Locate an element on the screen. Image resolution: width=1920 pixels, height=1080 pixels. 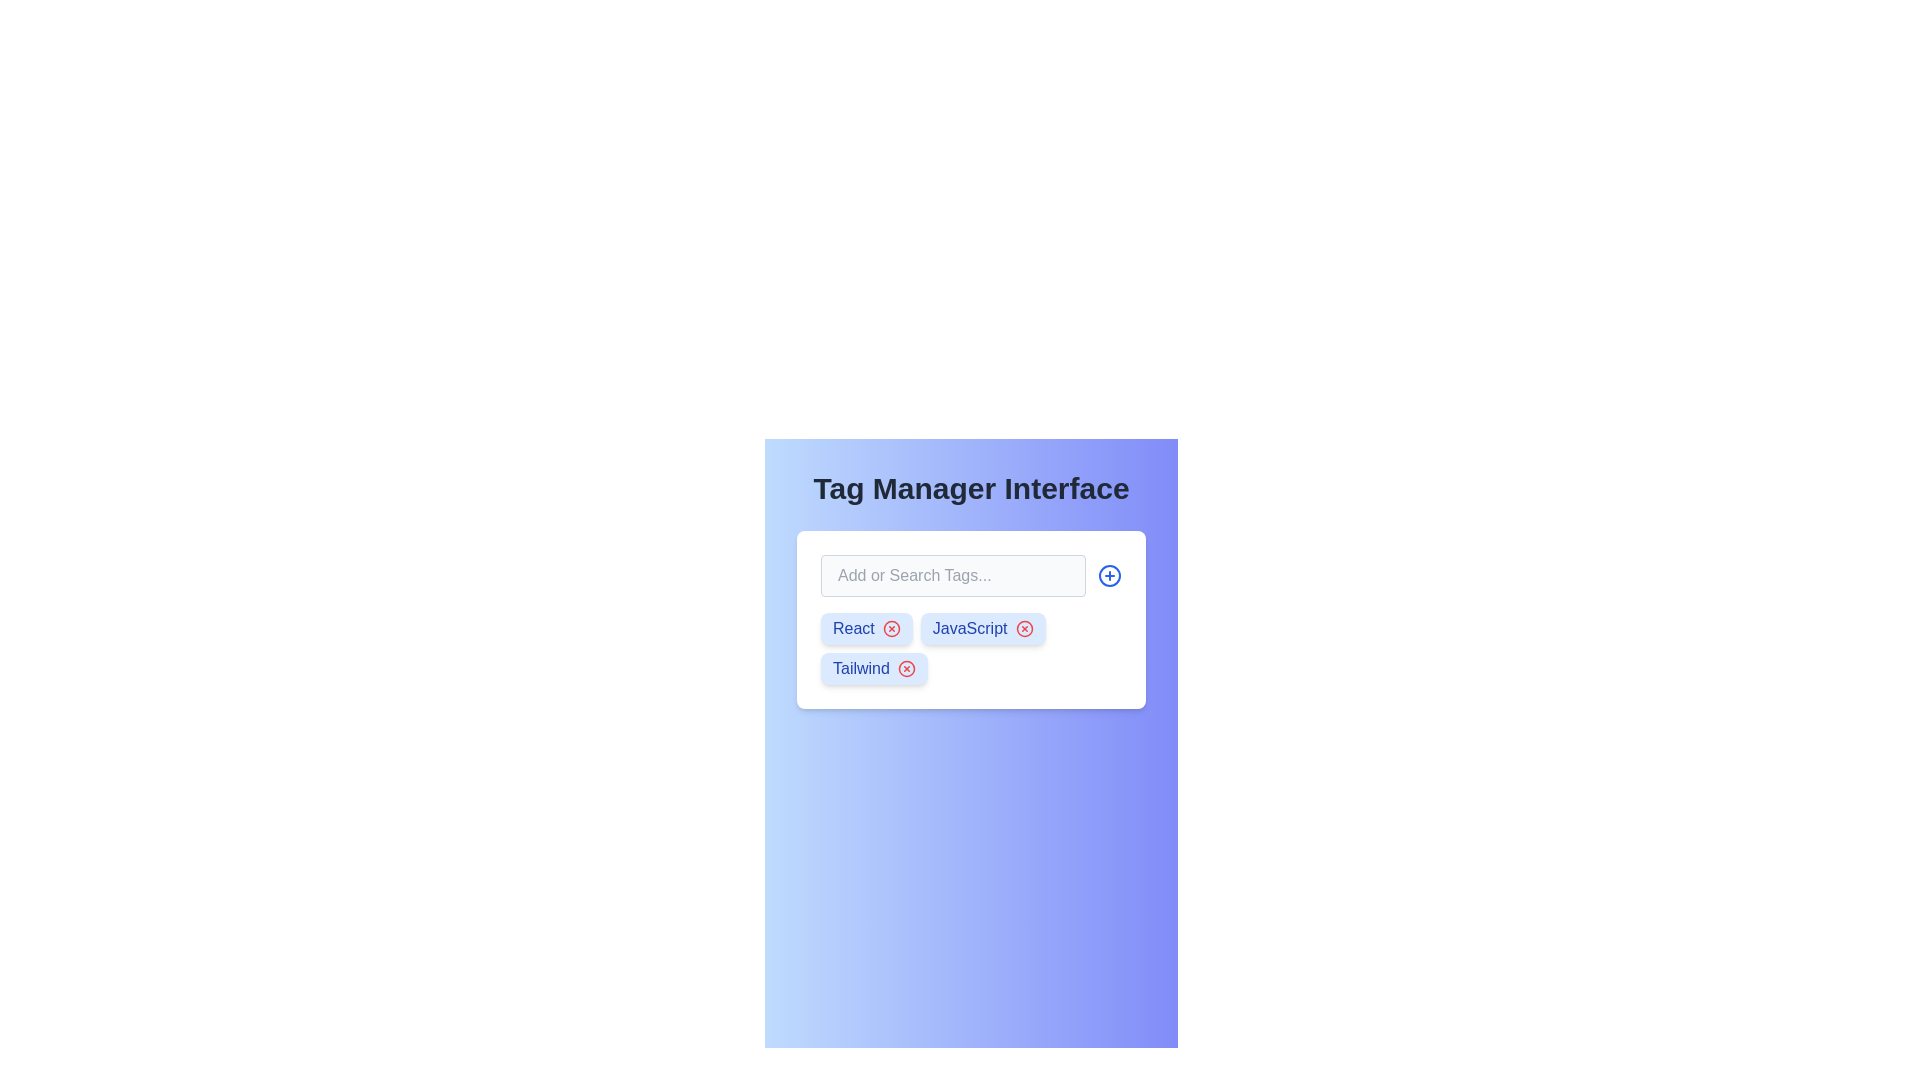
the rounded text input field with a light gray background and placeholder text 'Add or Search Tags...' located at the top-left corner of the 'Tag Manager Interface' section is located at coordinates (952, 575).